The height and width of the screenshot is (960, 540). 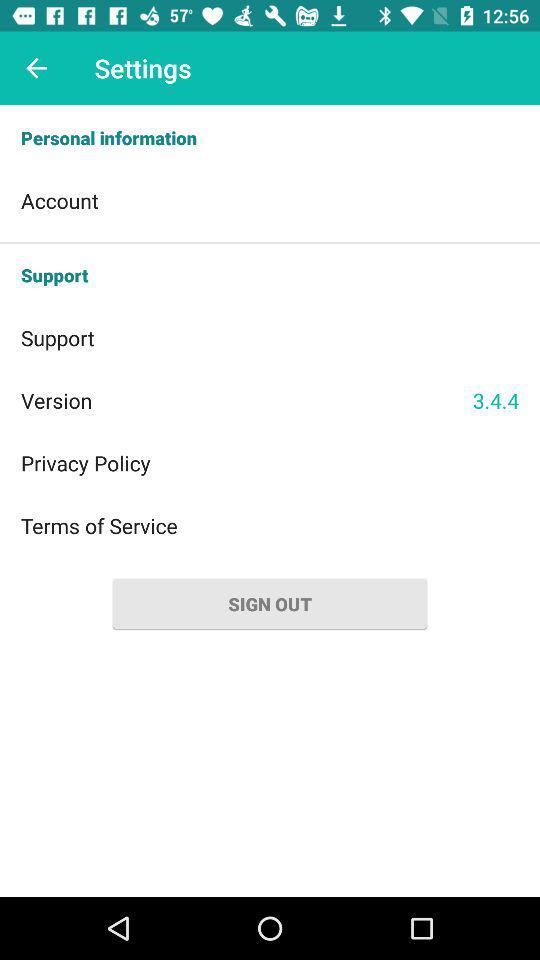 I want to click on version icon, so click(x=246, y=399).